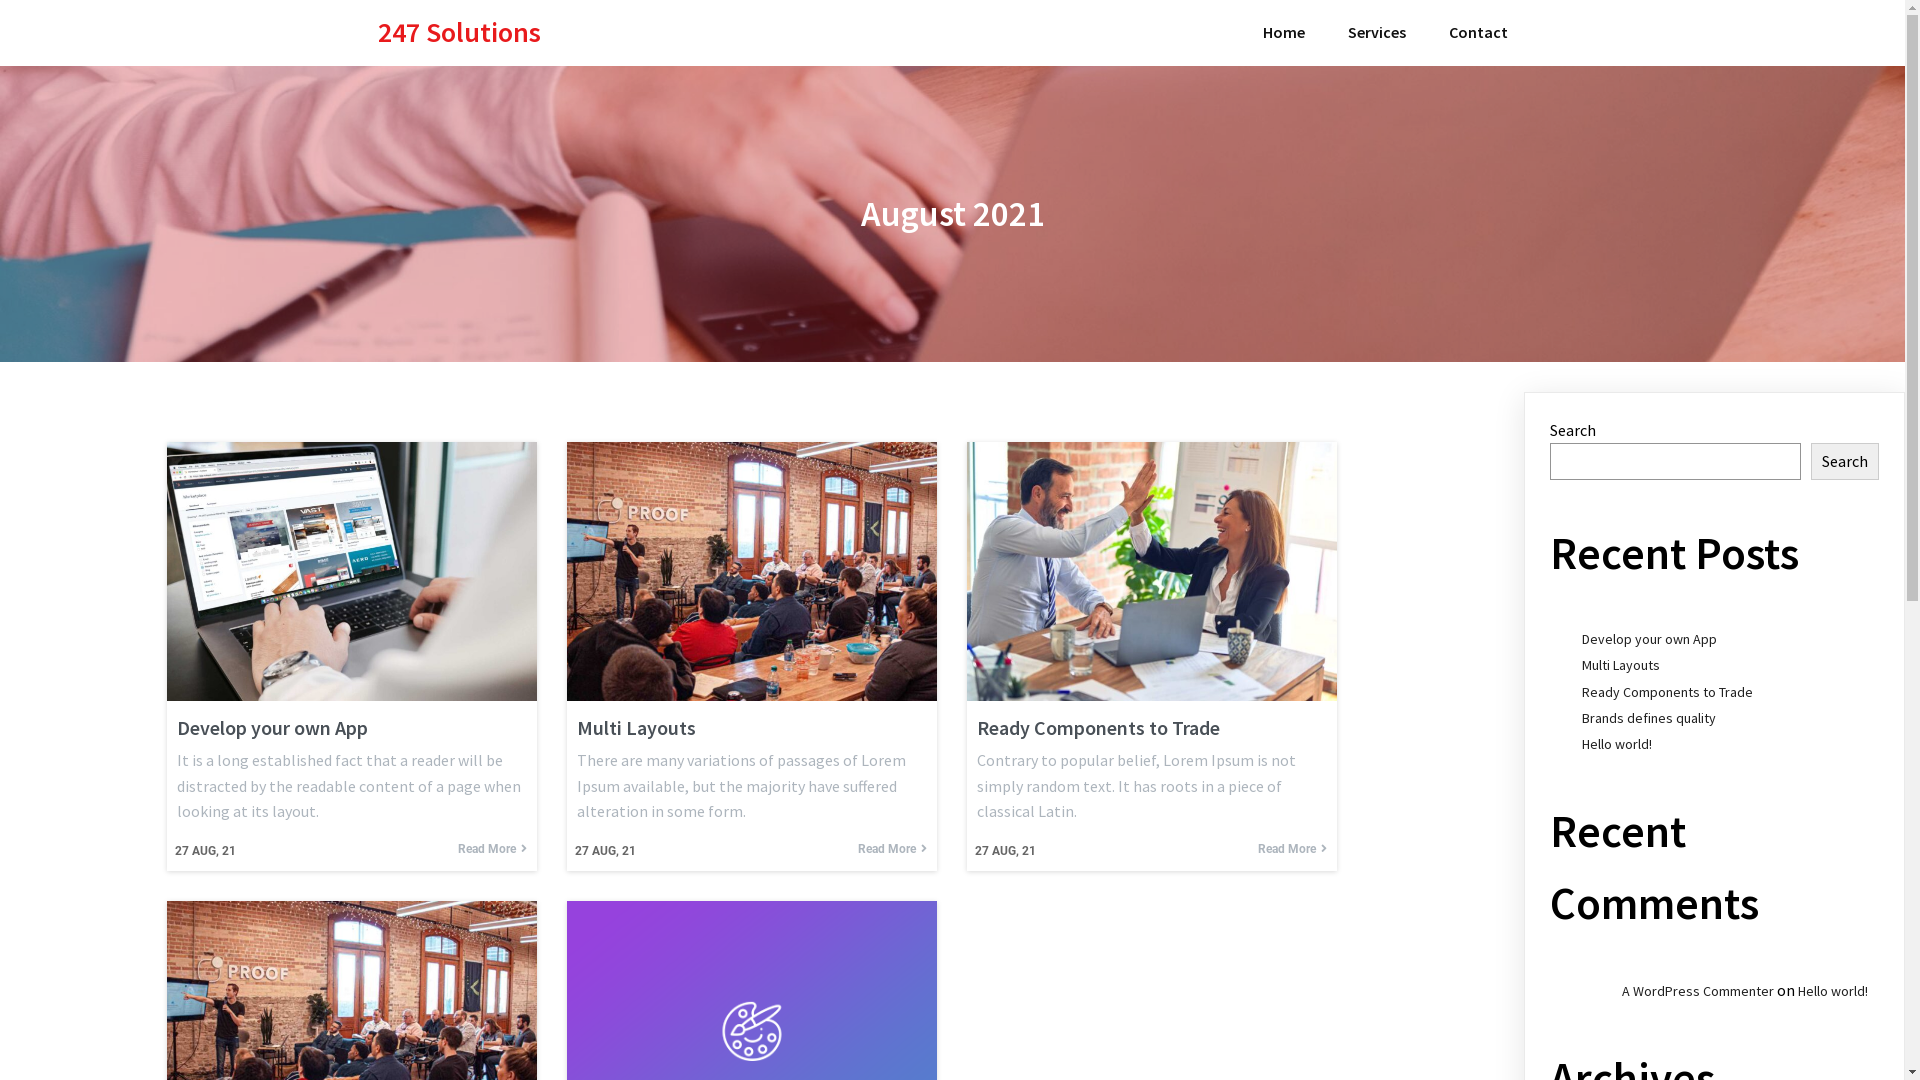 The image size is (1920, 1080). Describe the element at coordinates (543, 32) in the screenshot. I see `'247 Solutions'` at that location.